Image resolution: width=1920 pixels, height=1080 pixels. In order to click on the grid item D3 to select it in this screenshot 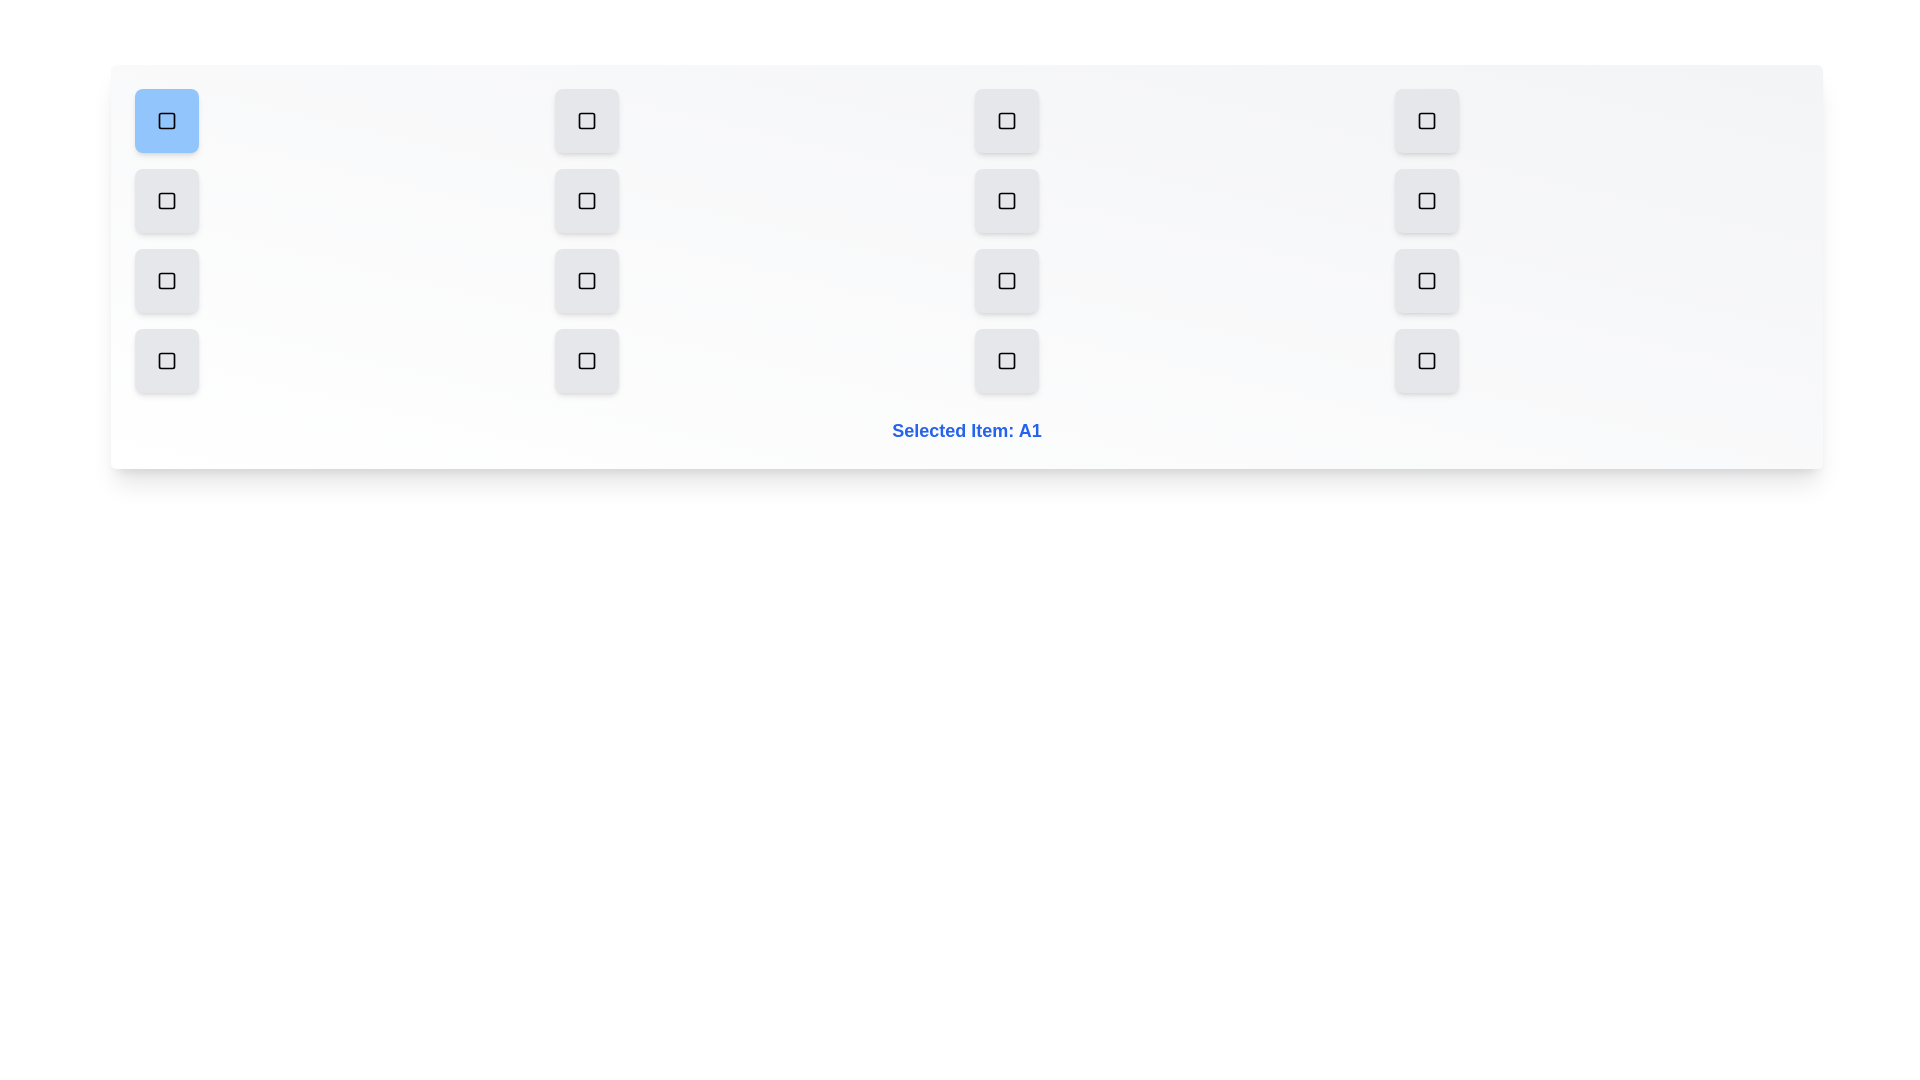, I will do `click(1007, 361)`.